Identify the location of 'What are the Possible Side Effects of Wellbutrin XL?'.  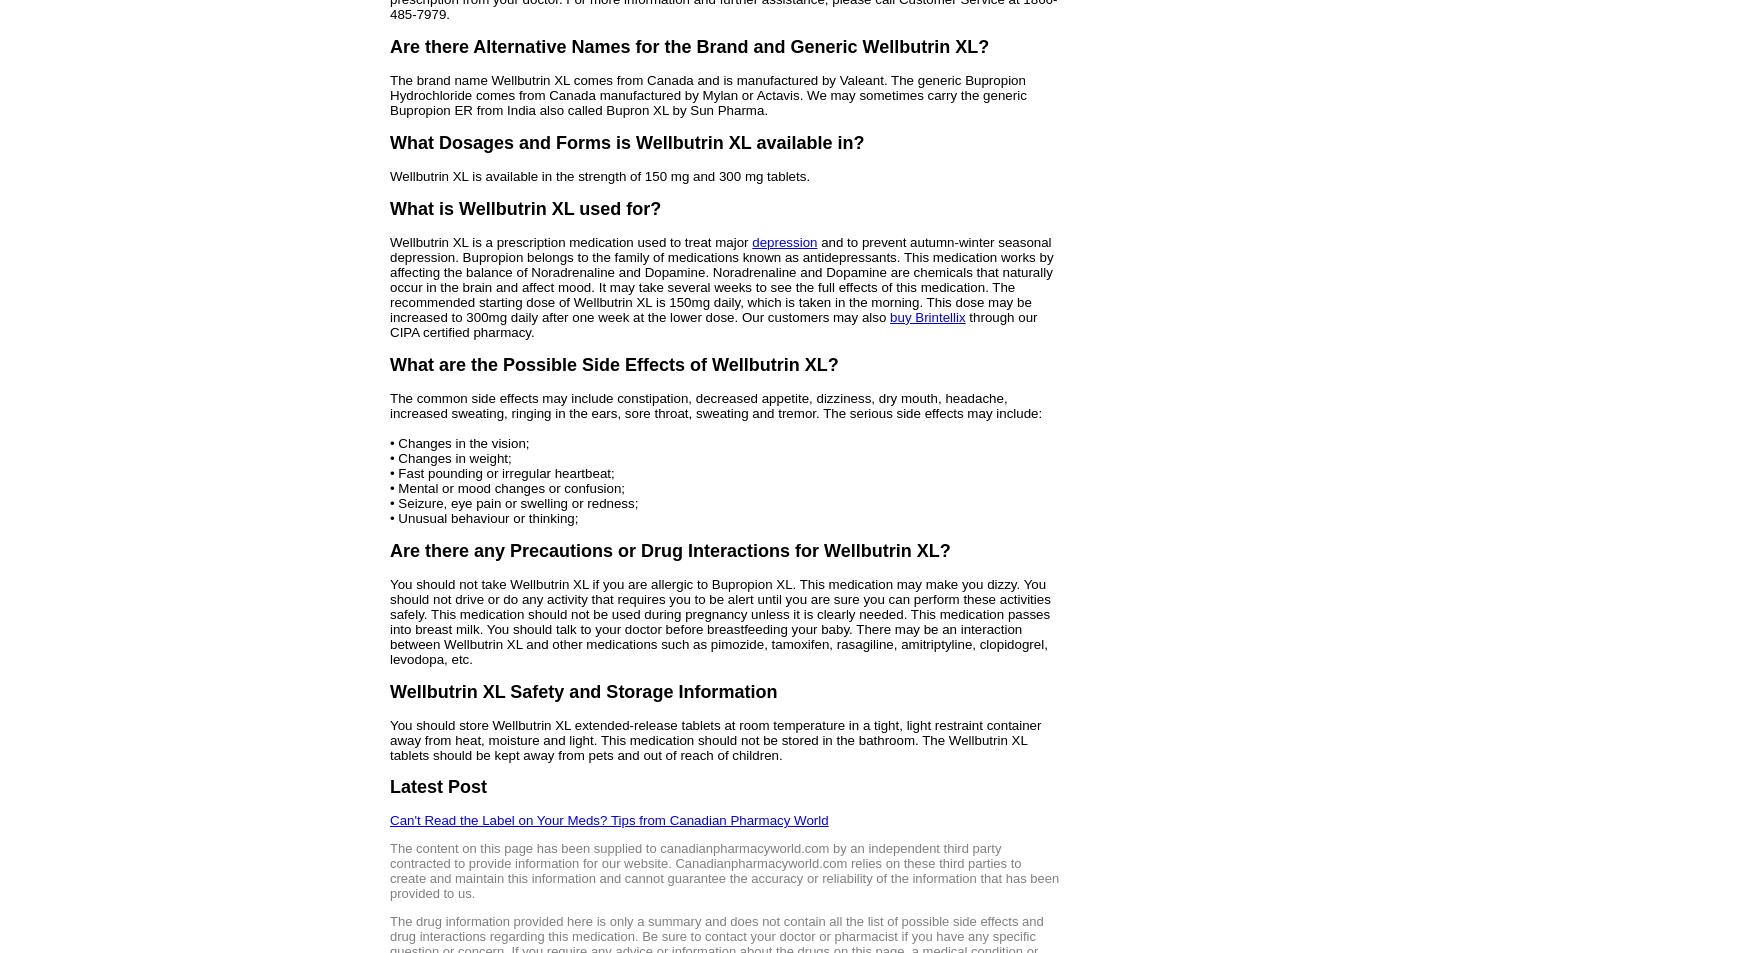
(614, 363).